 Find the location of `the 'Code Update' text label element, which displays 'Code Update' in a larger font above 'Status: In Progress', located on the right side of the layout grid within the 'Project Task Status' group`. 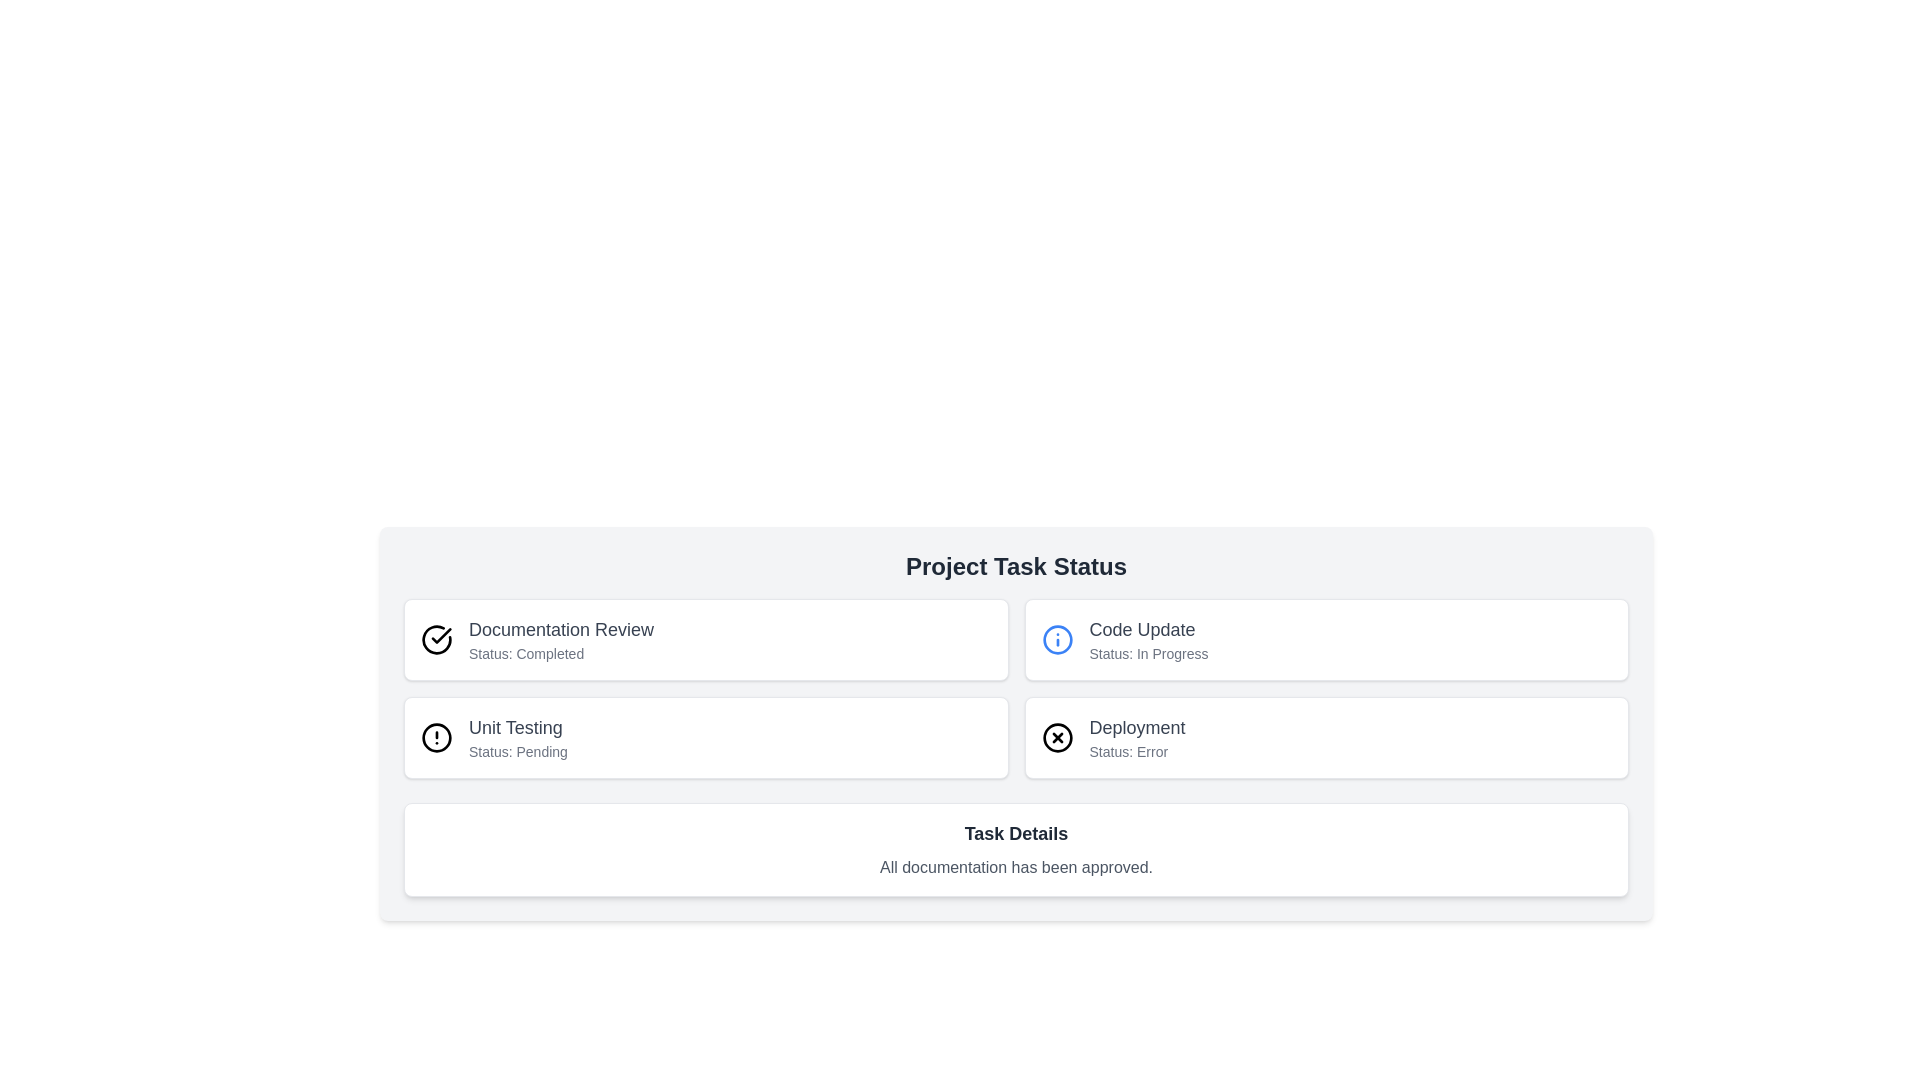

the 'Code Update' text label element, which displays 'Code Update' in a larger font above 'Status: In Progress', located on the right side of the layout grid within the 'Project Task Status' group is located at coordinates (1149, 640).